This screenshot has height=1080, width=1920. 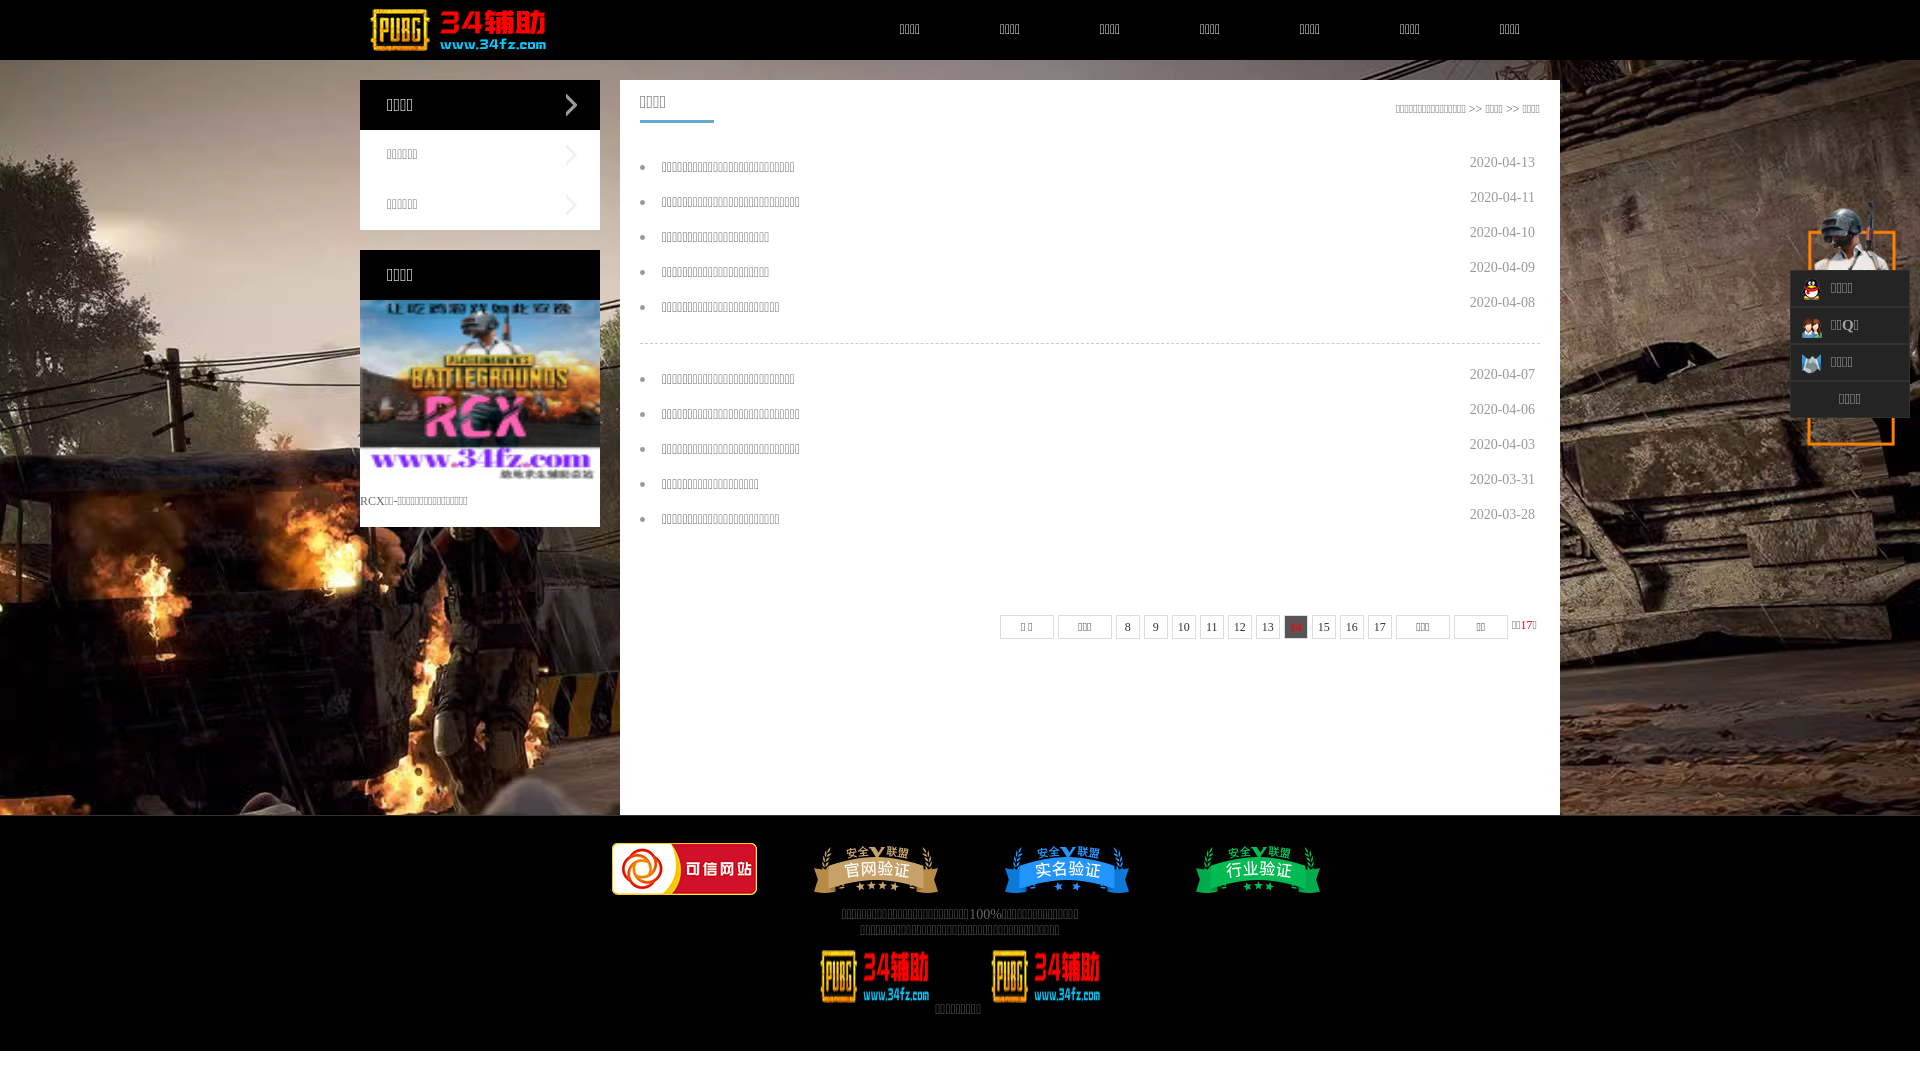 What do you see at coordinates (1283, 626) in the screenshot?
I see `'14'` at bounding box center [1283, 626].